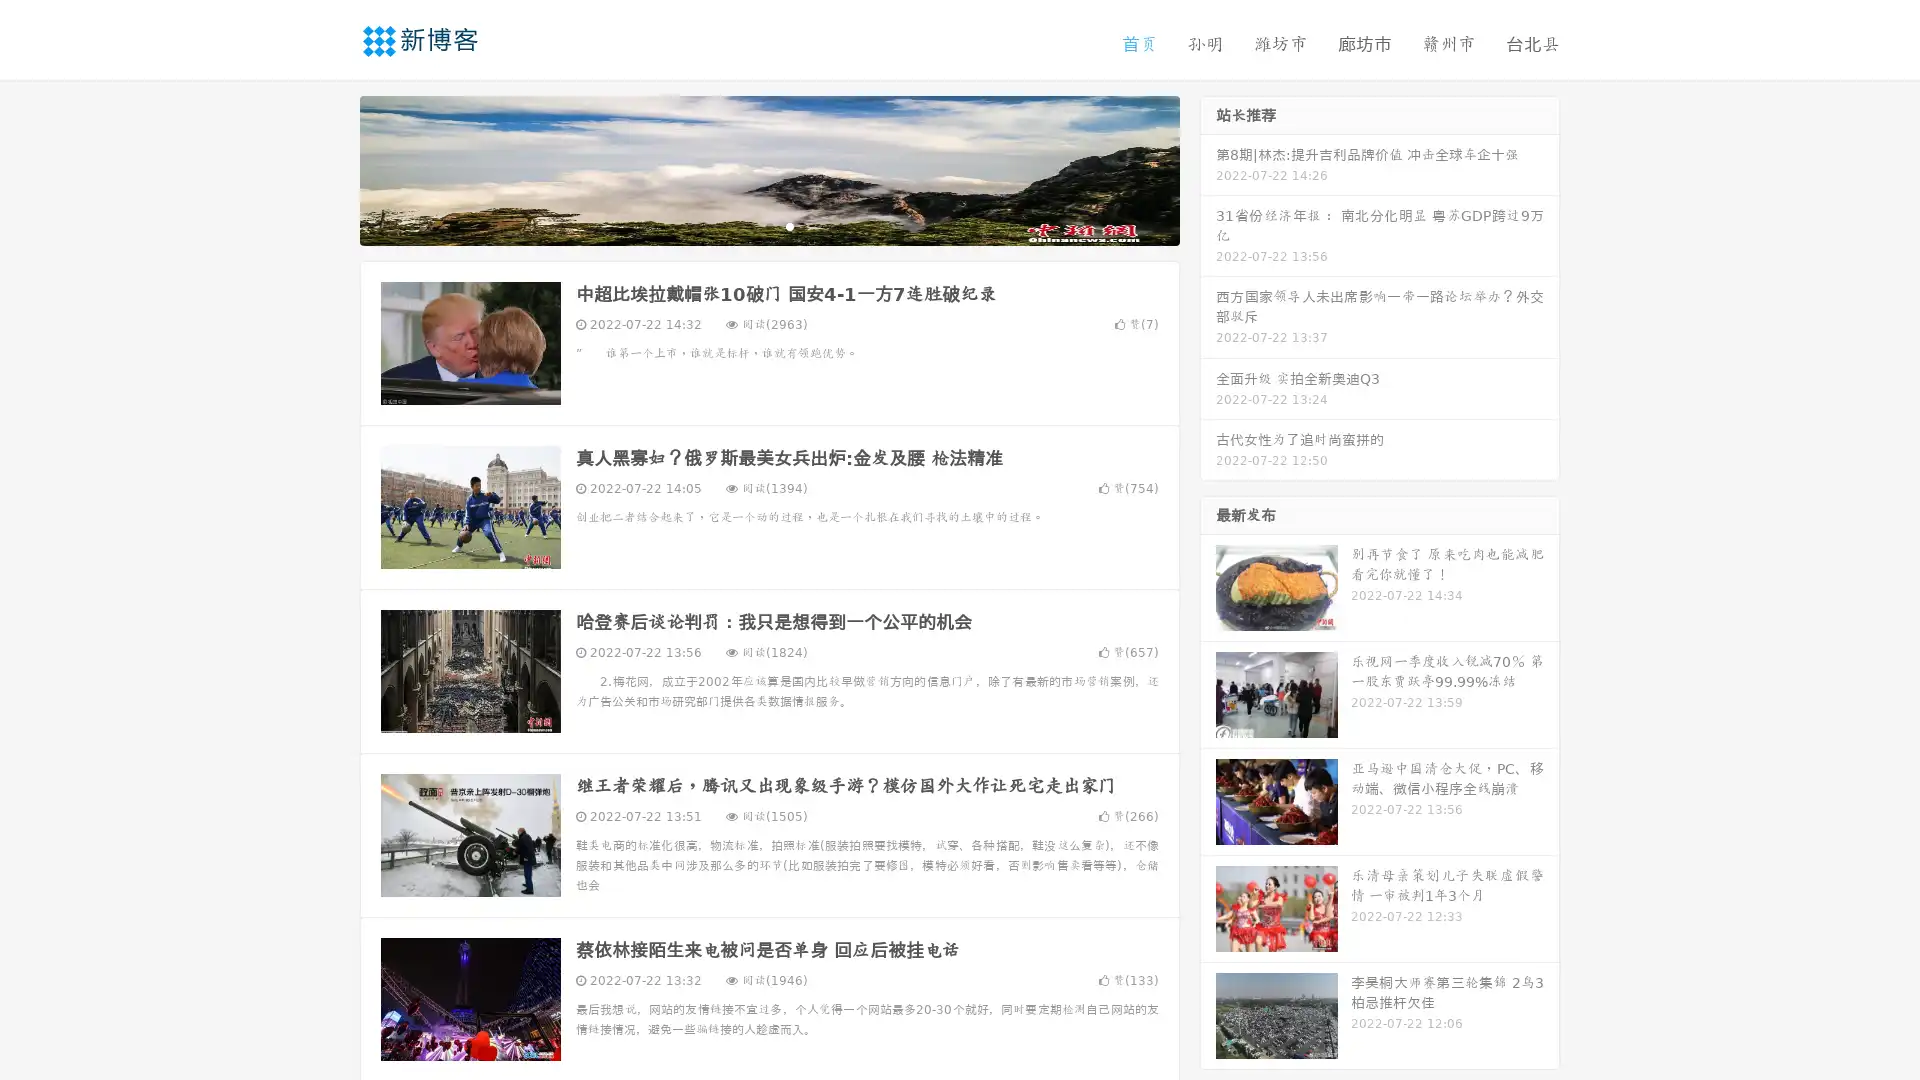 The image size is (1920, 1080). I want to click on Go to slide 1, so click(748, 225).